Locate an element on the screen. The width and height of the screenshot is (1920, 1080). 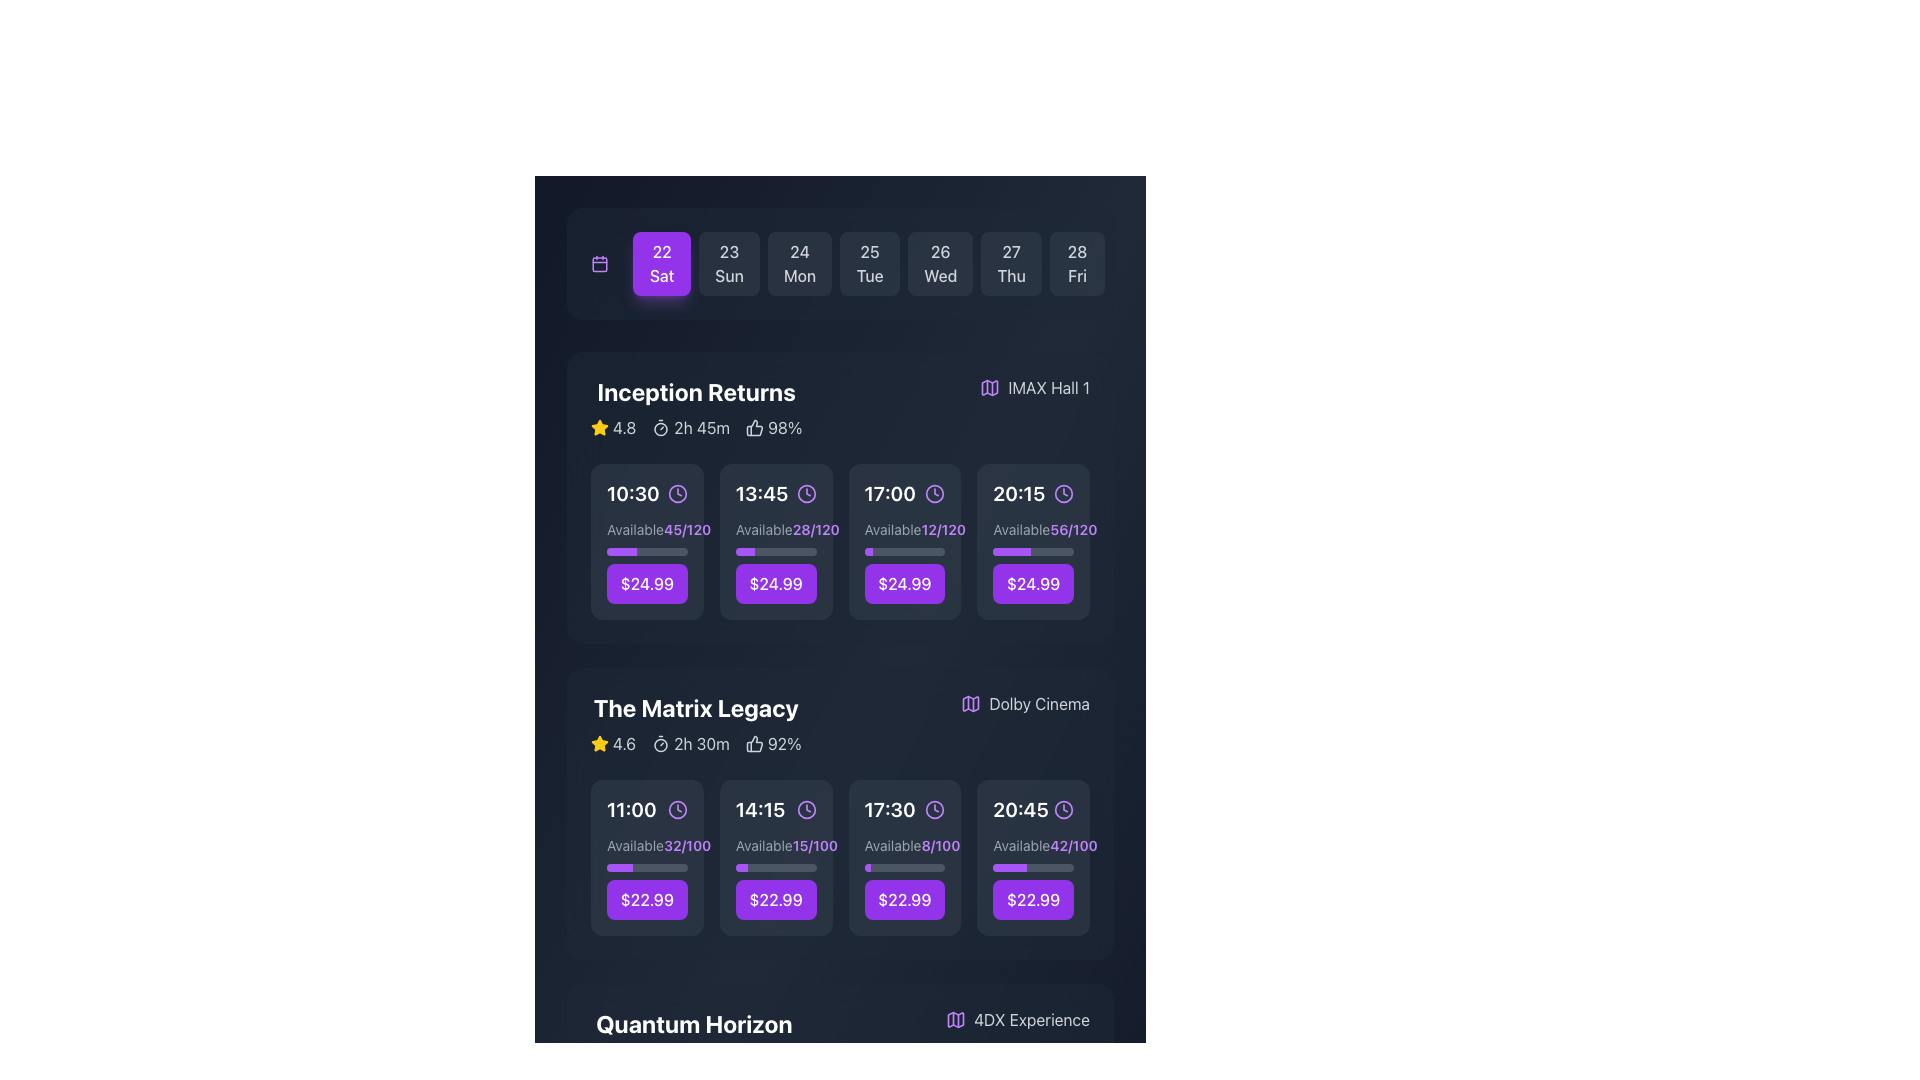
the time icon located to the right of the time text '11:00' within the time slot component for 'The Matrix Legacy' is located at coordinates (677, 810).